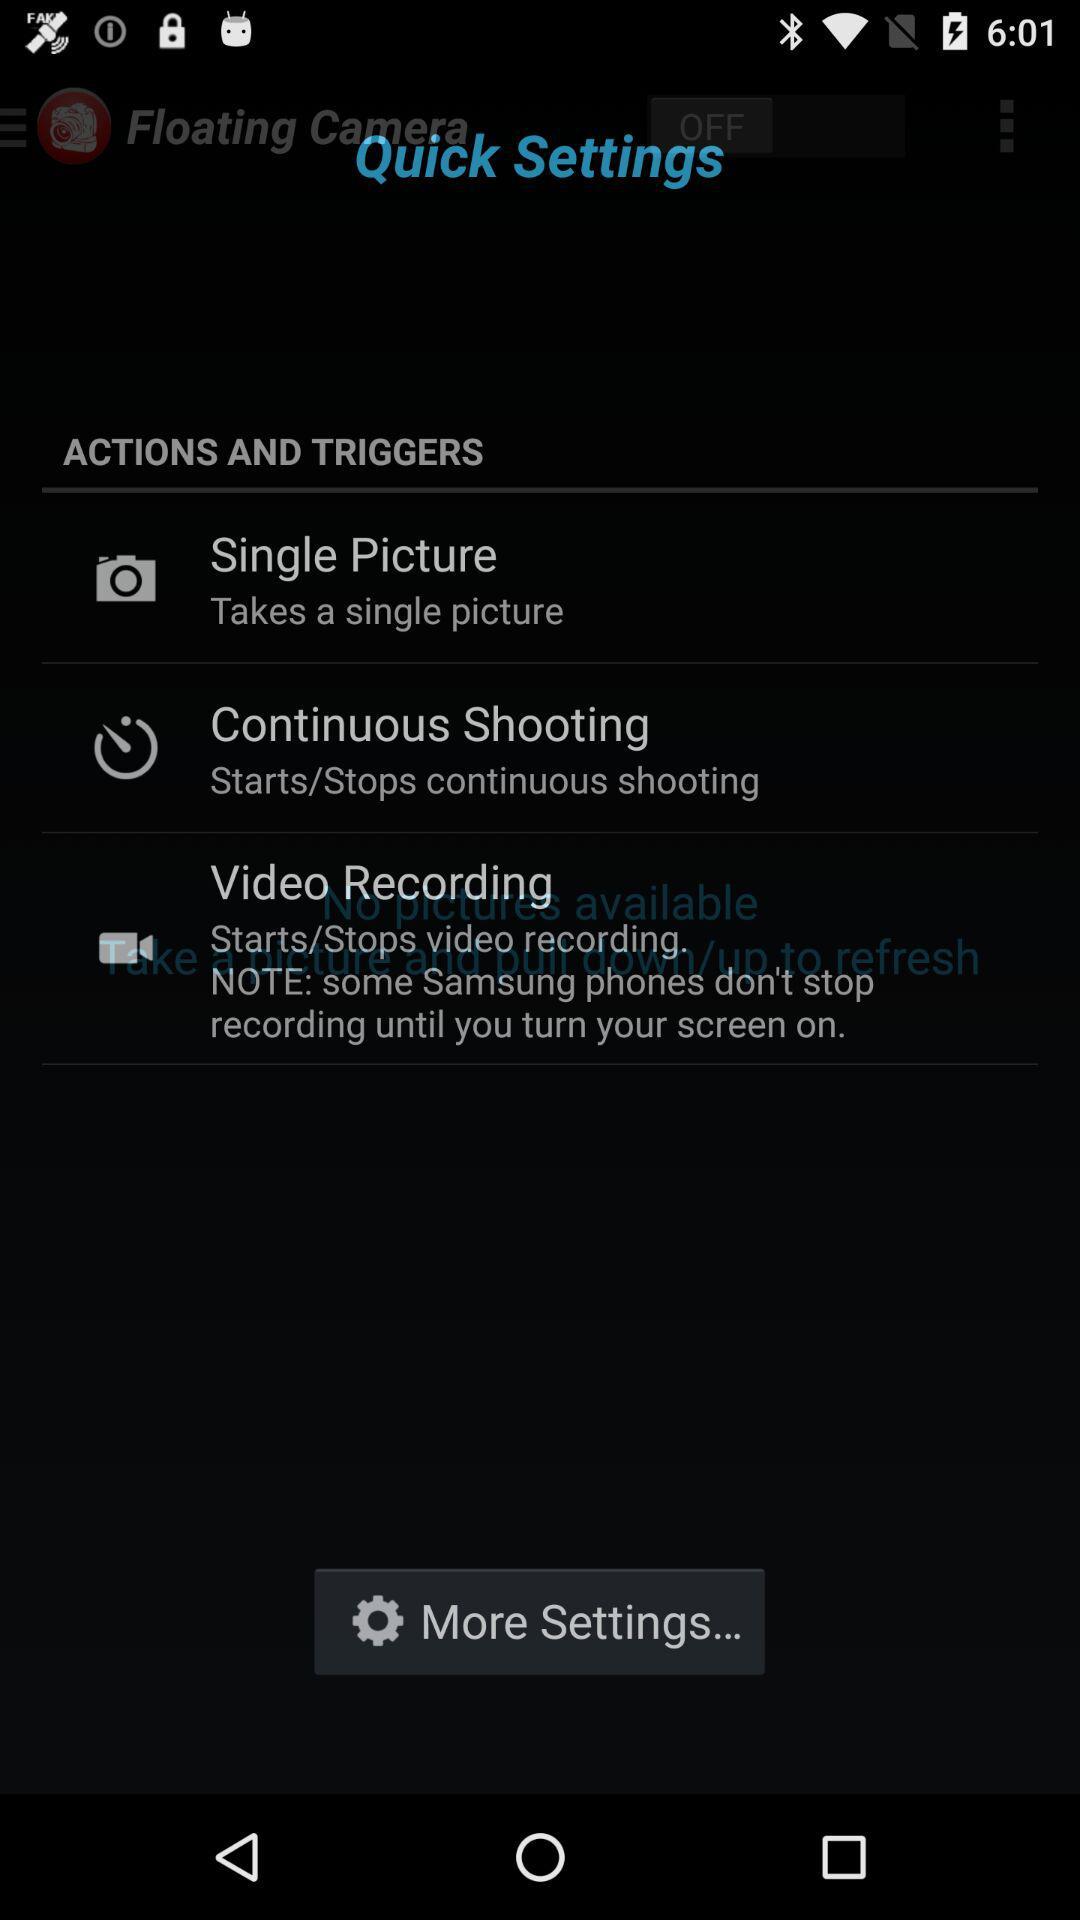 The image size is (1080, 1920). I want to click on the takes a single, so click(386, 608).